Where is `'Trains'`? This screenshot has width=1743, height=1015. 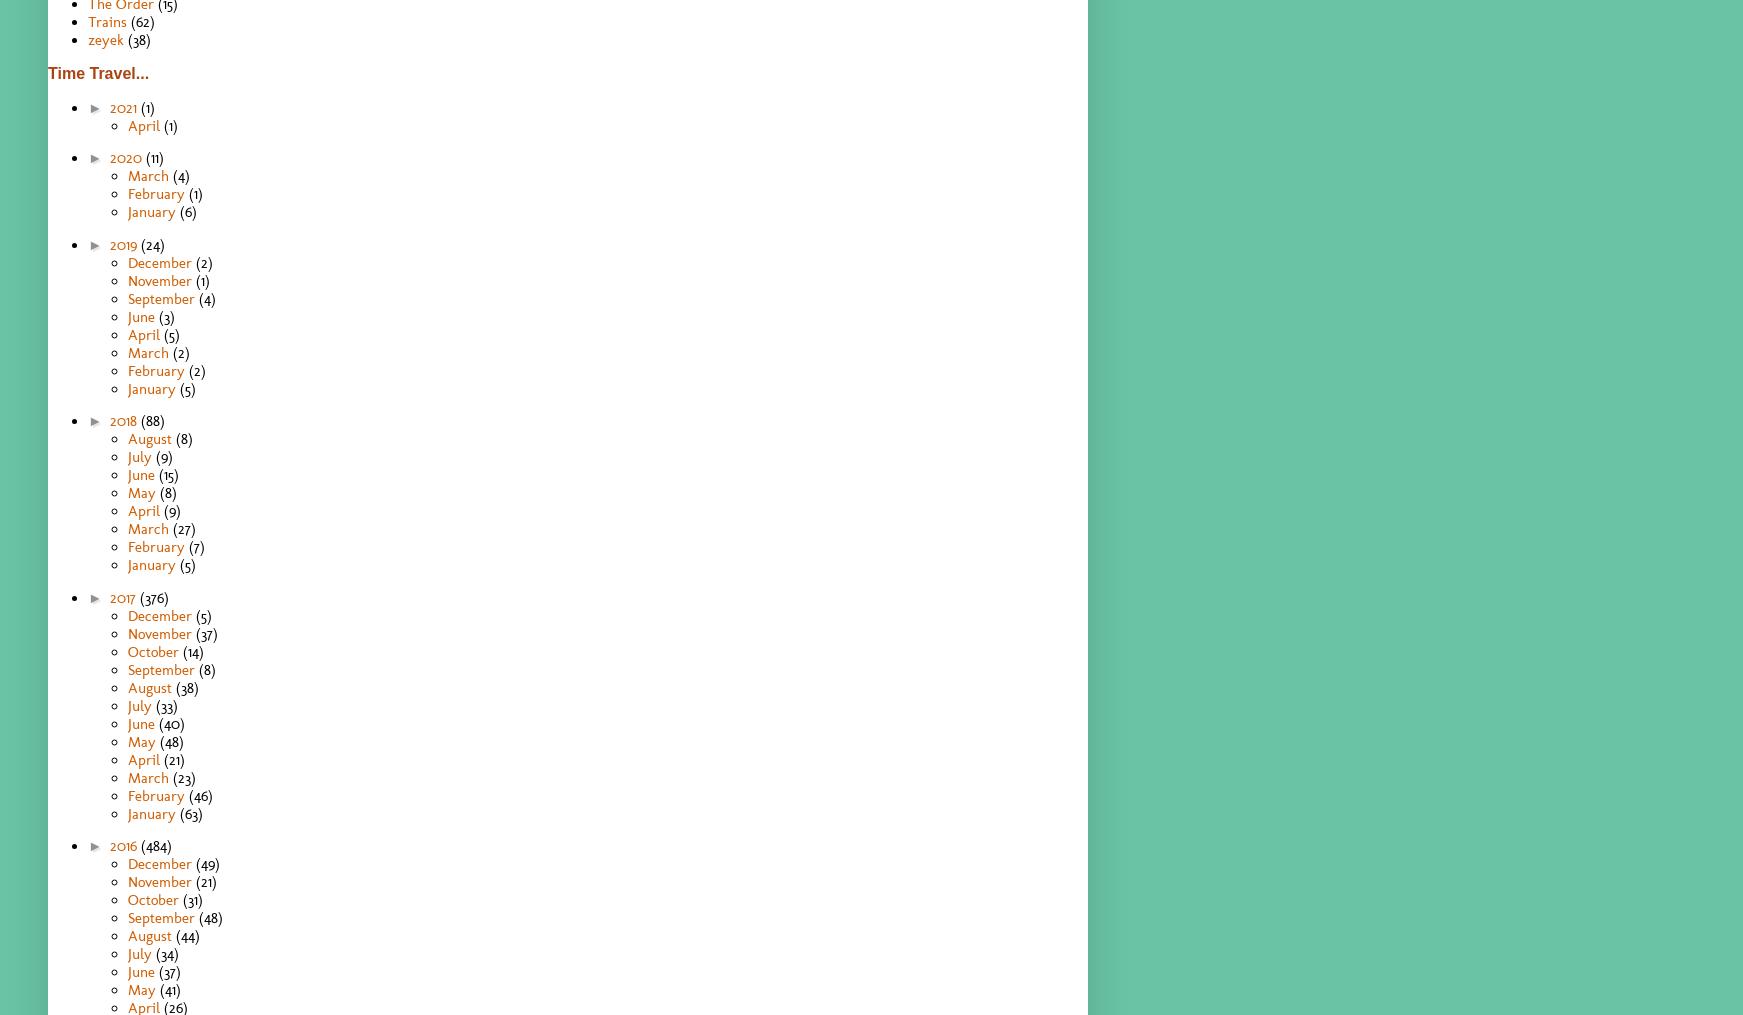
'Trains' is located at coordinates (106, 20).